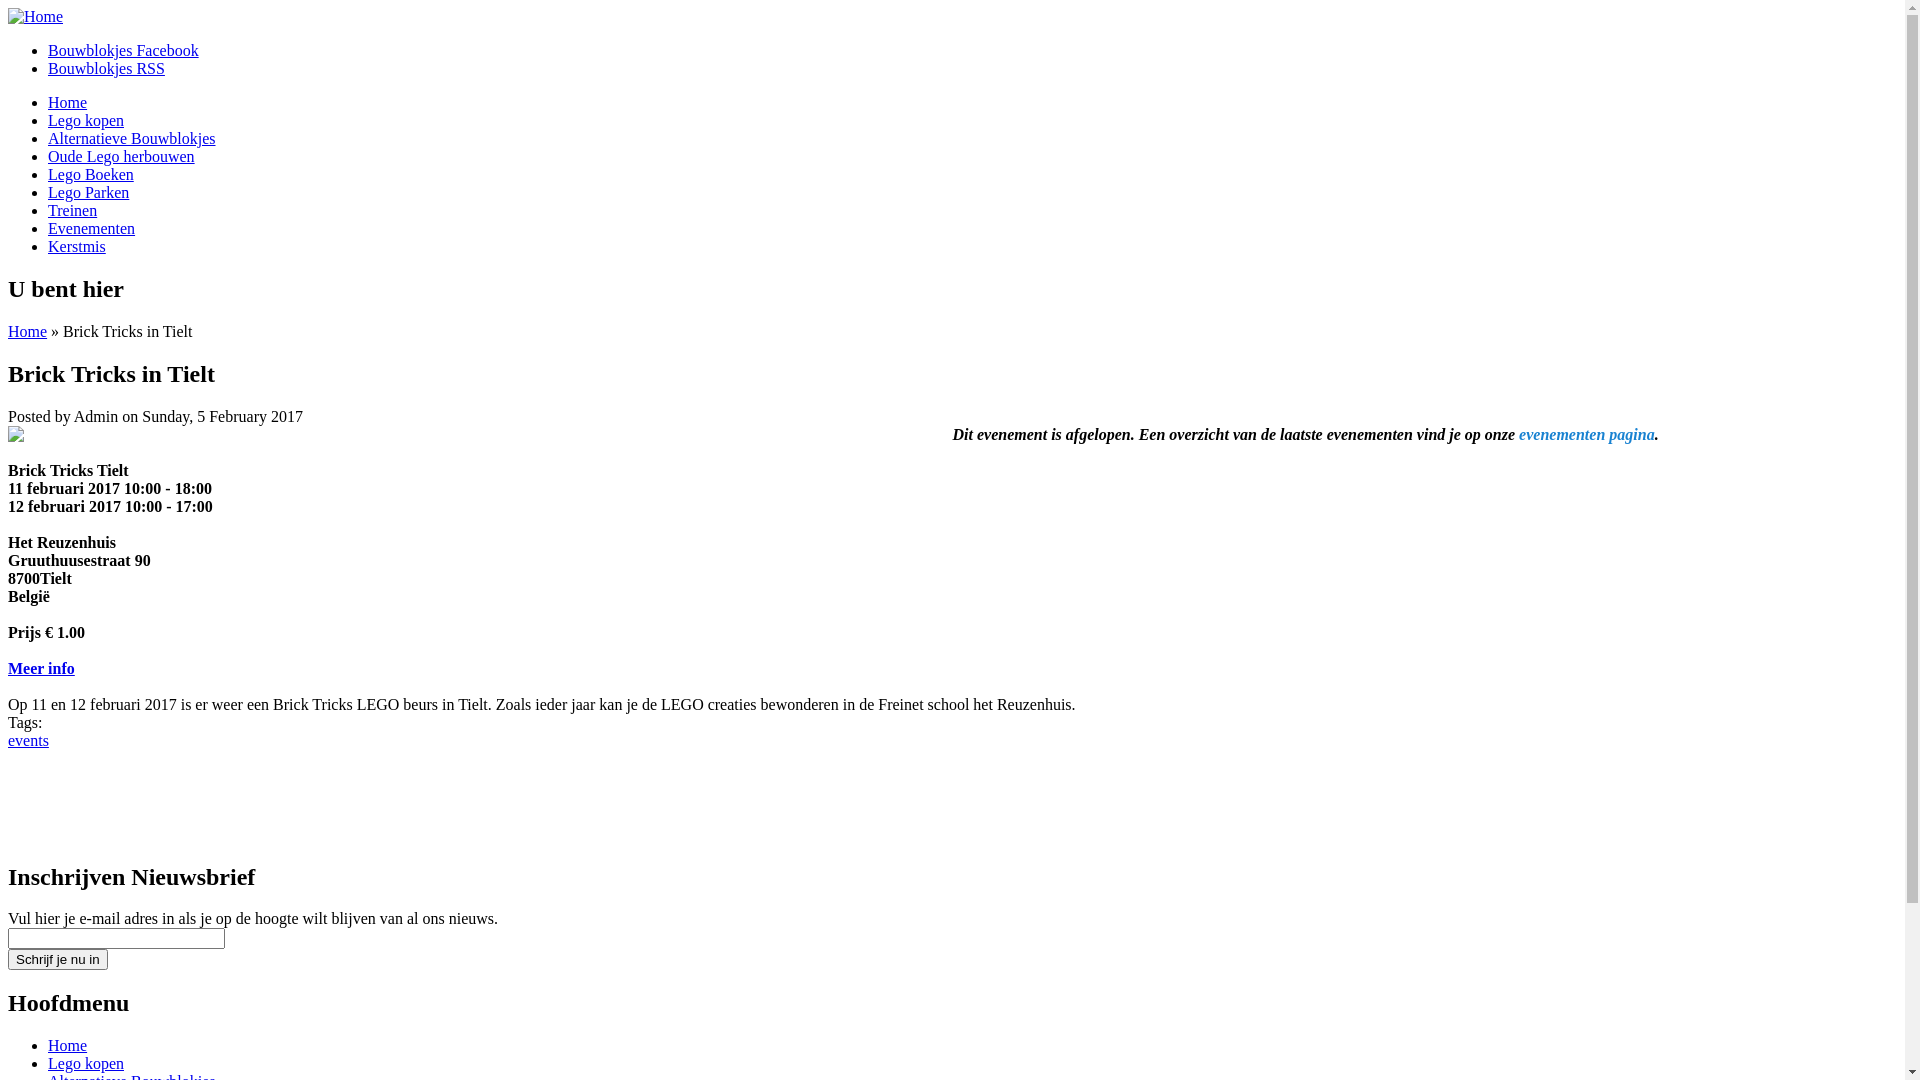 The height and width of the screenshot is (1080, 1920). Describe the element at coordinates (67, 102) in the screenshot. I see `'Home'` at that location.